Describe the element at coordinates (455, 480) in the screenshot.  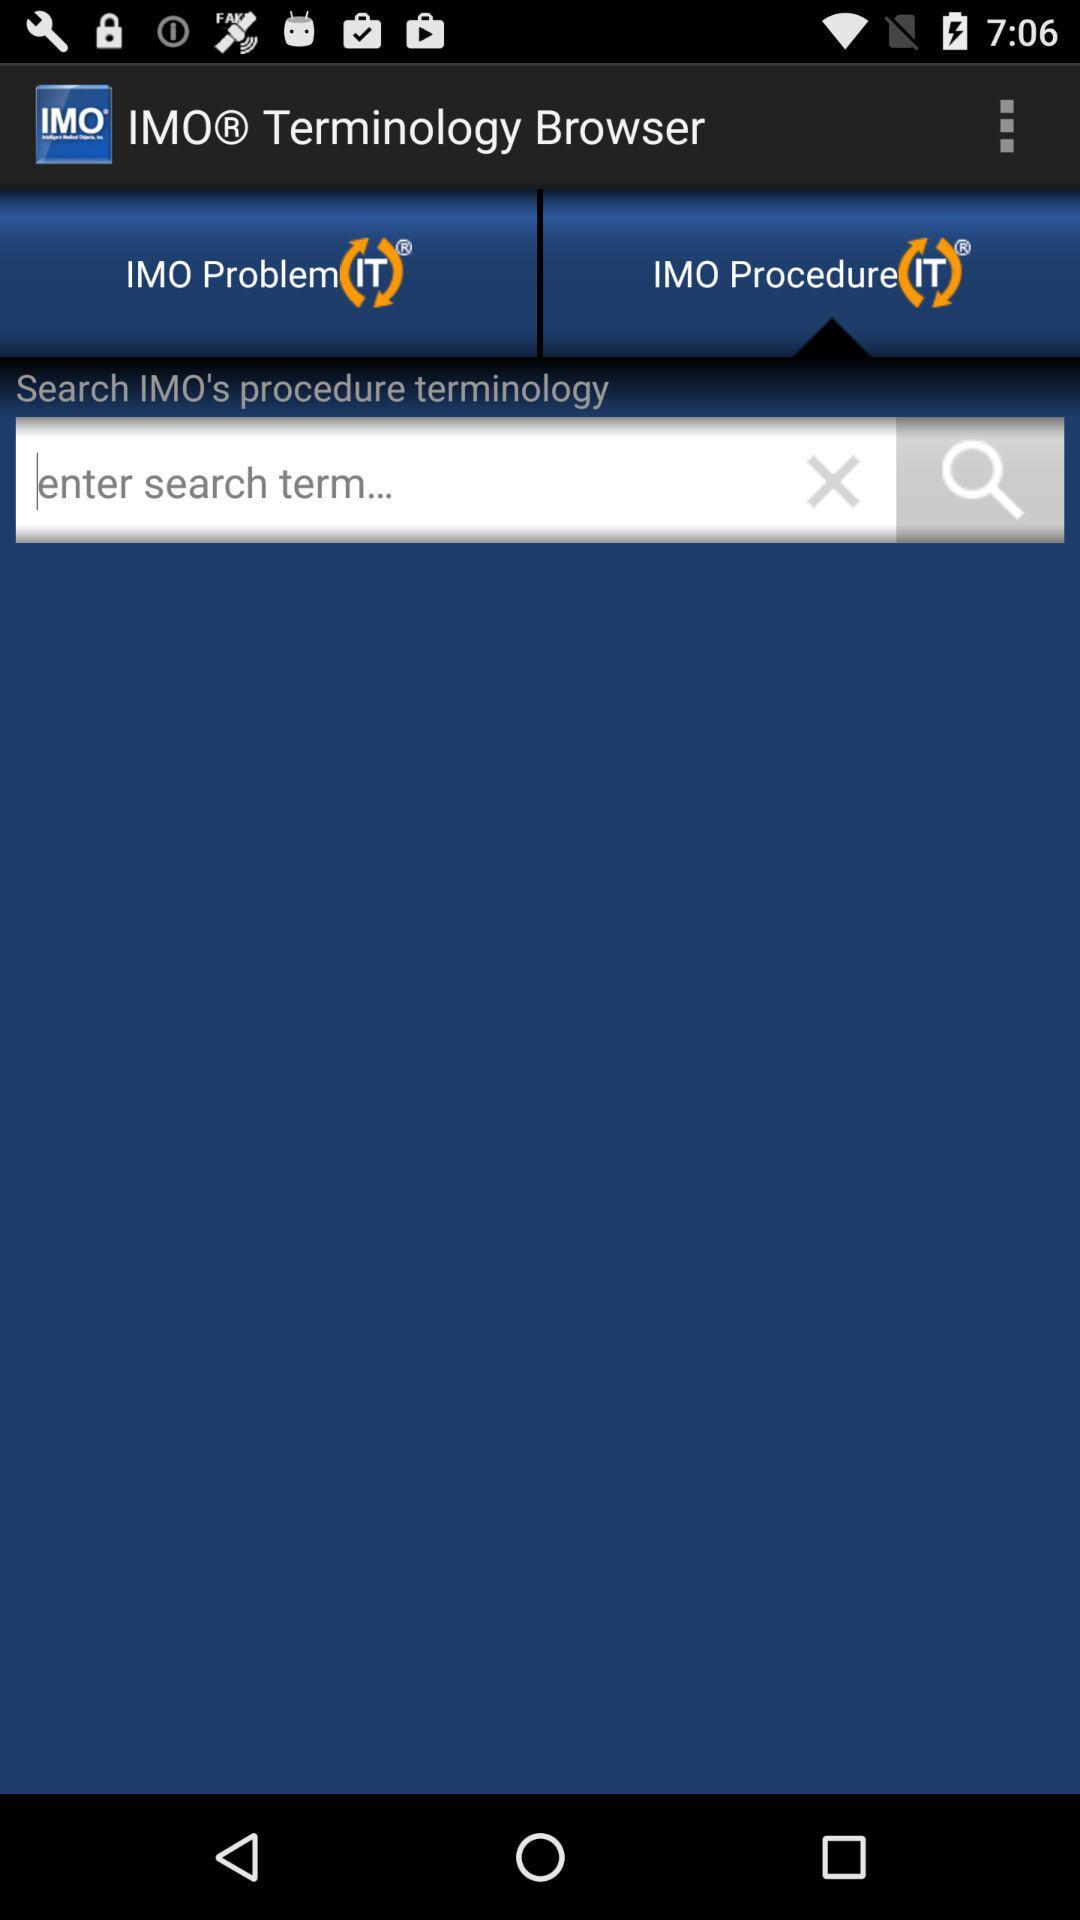
I see `type search term` at that location.